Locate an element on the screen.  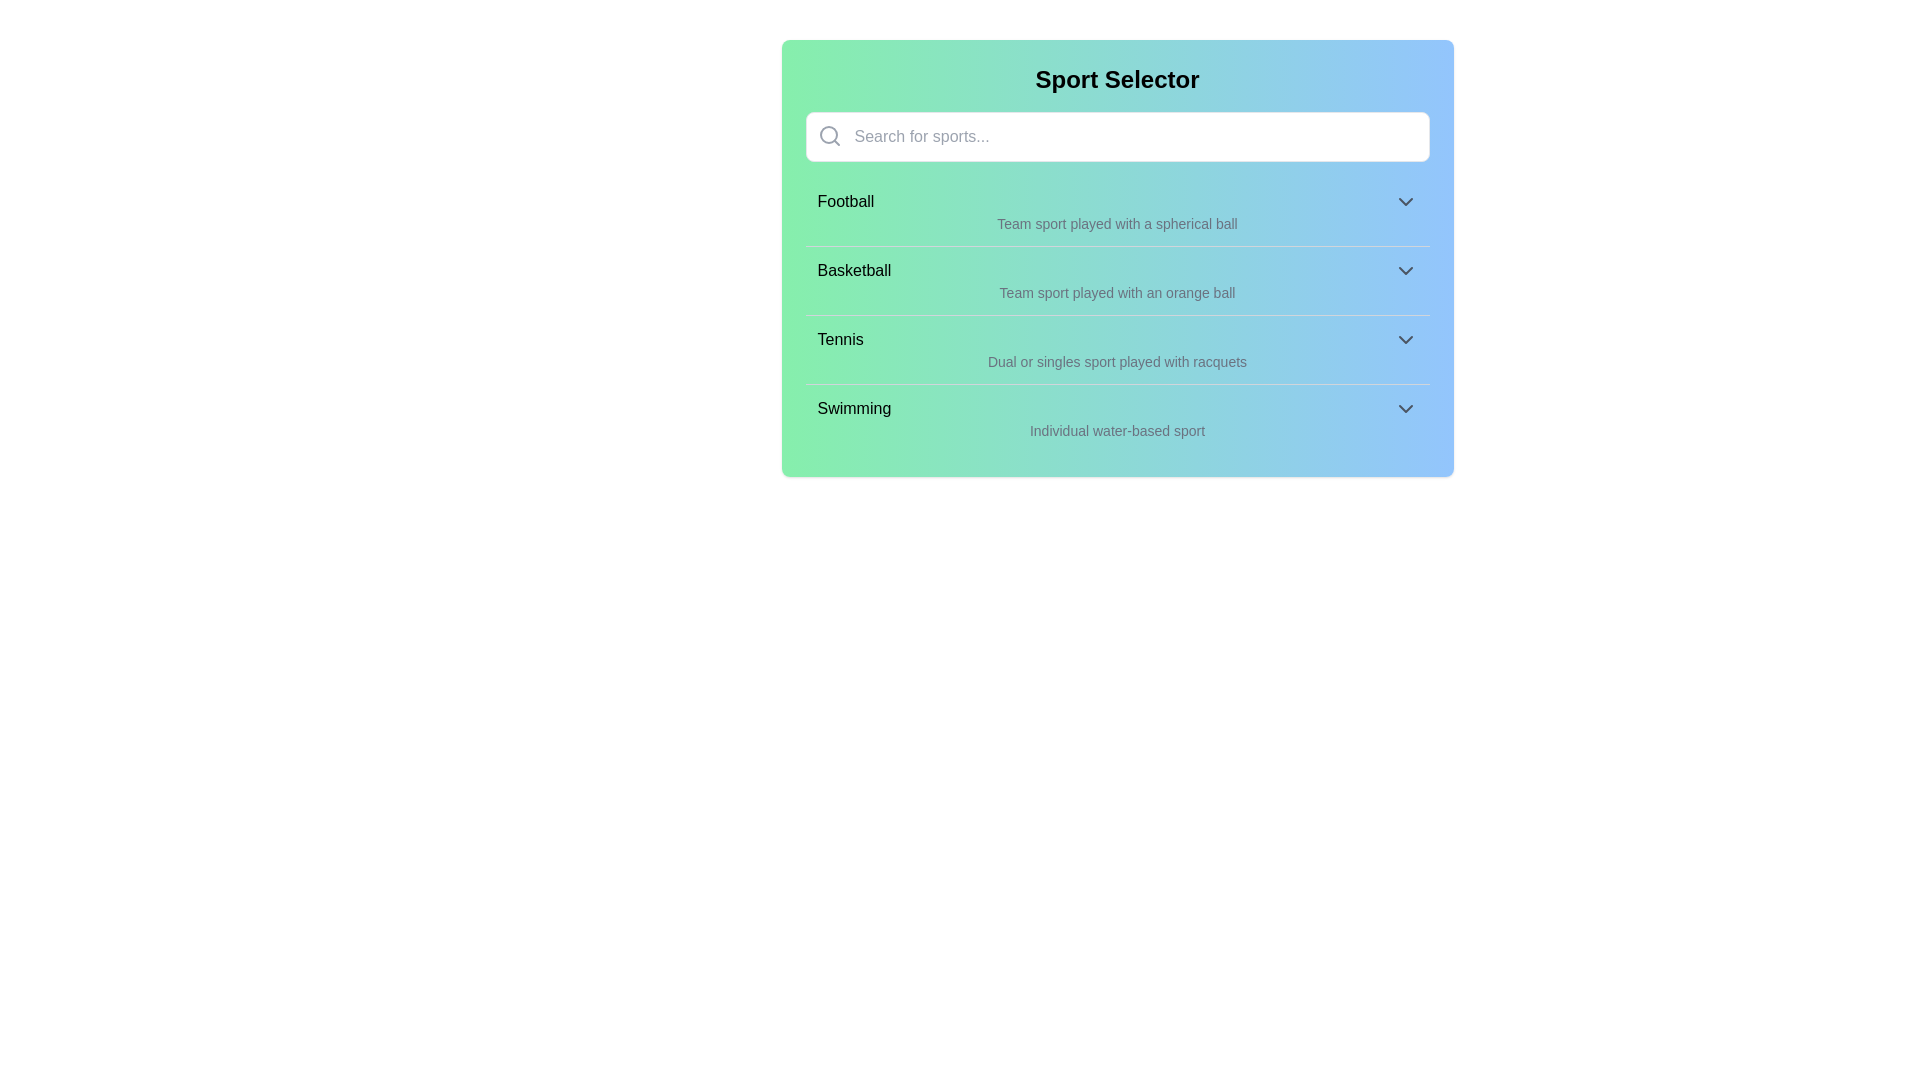
the static text label that provides additional context about the 'Football' option, located directly below the 'Football' title in the Sport Selector interface is located at coordinates (1116, 223).